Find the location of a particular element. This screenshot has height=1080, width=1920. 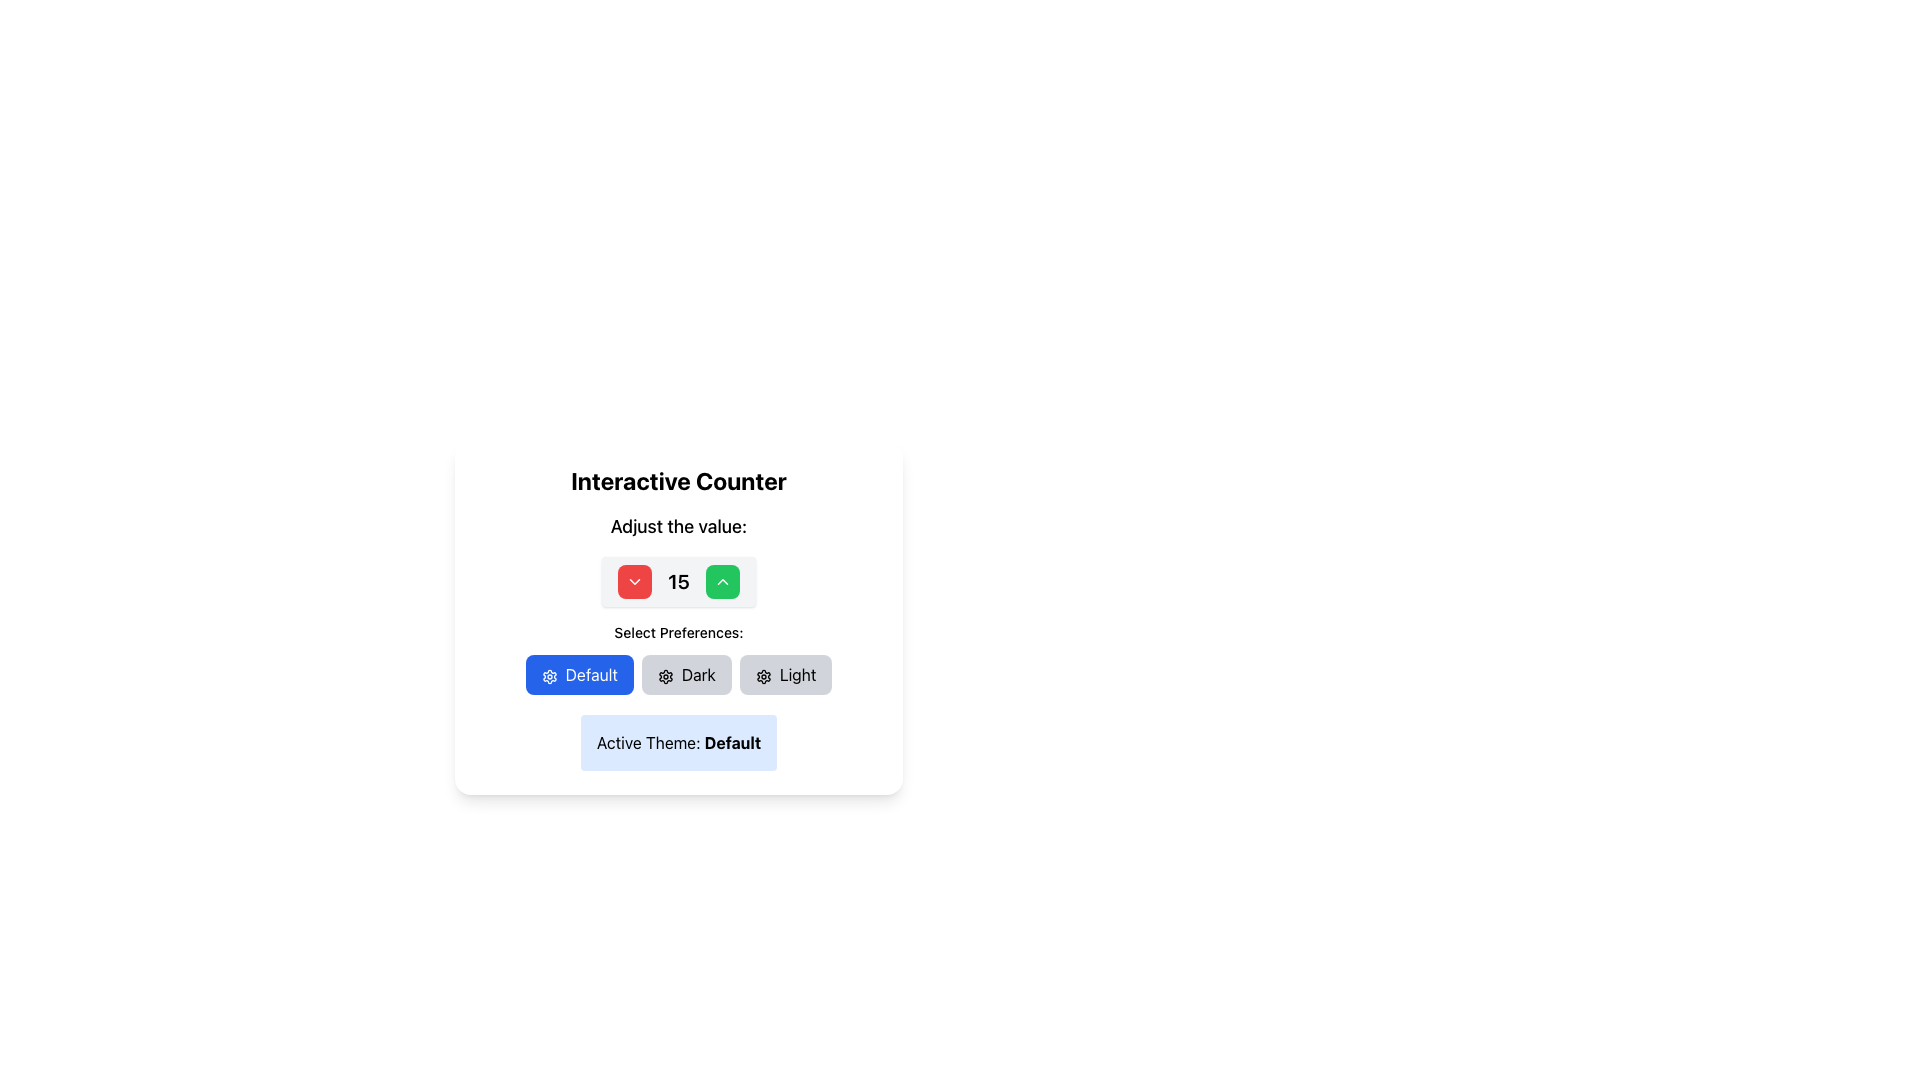

the decrement button represented by the SVG icon inside a red button, which is positioned to the left of a green button and near the numeric display showing the value '15' is located at coordinates (634, 582).